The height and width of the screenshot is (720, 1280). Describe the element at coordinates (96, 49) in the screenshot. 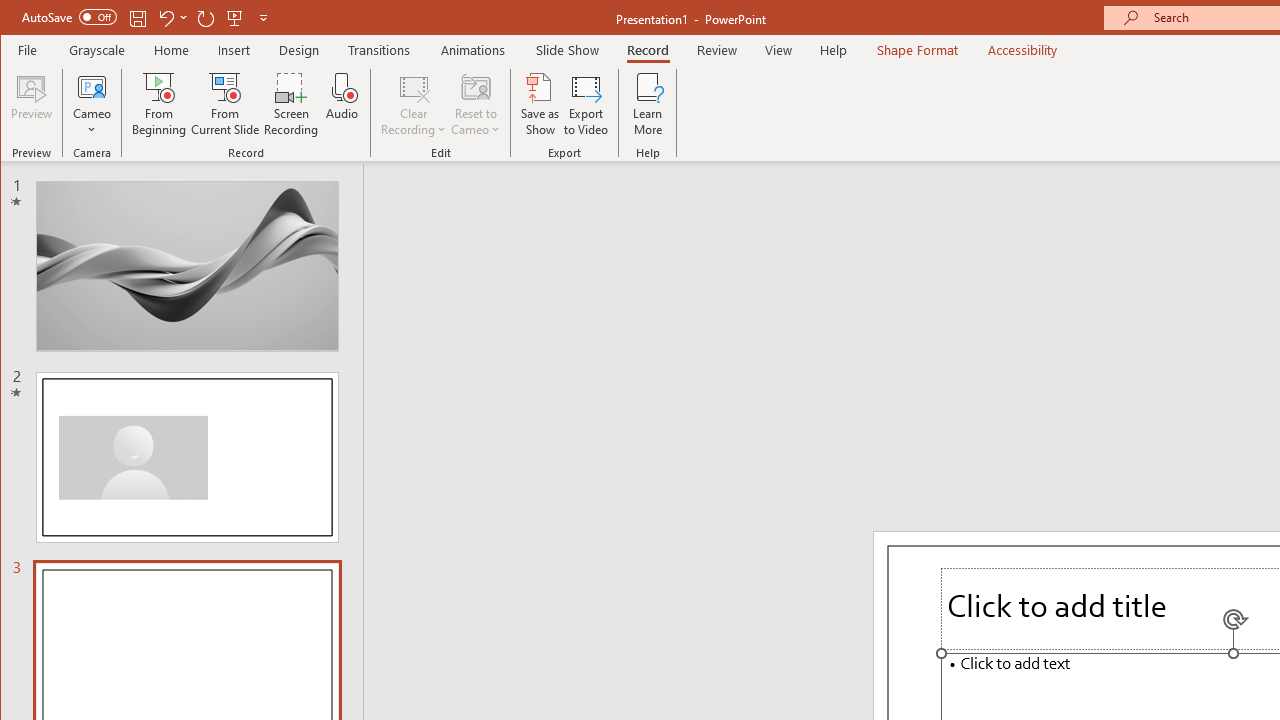

I see `'Grayscale'` at that location.